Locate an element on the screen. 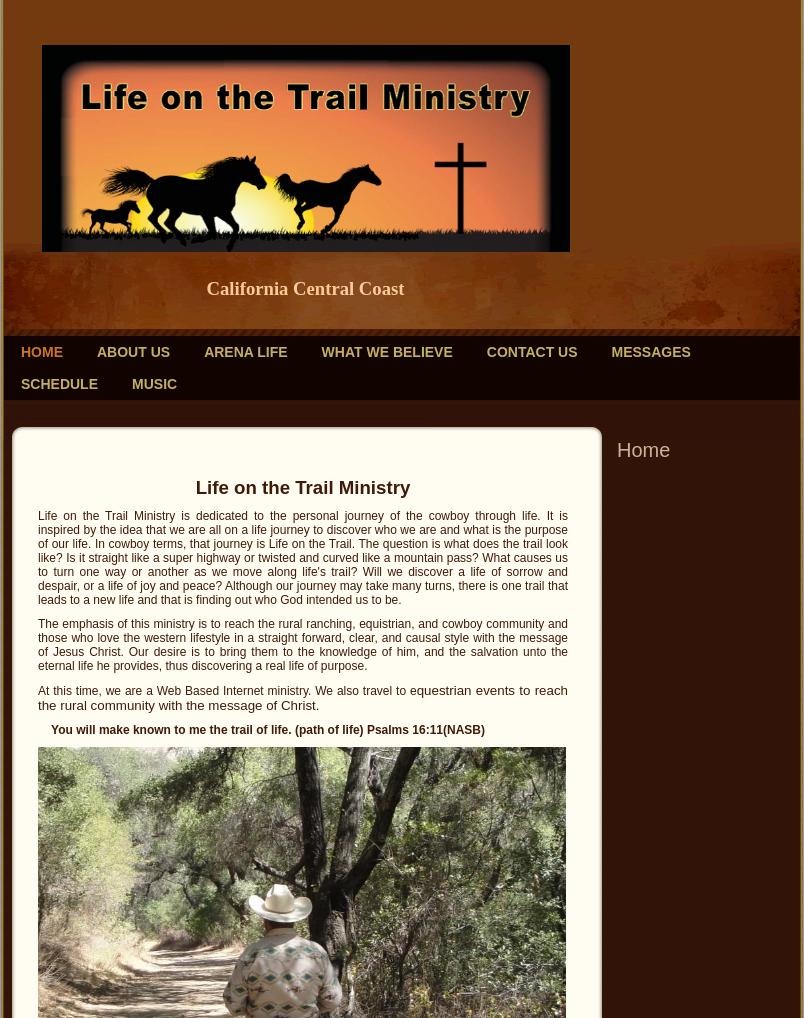 The image size is (804, 1018). 'Schedule' is located at coordinates (58, 383).